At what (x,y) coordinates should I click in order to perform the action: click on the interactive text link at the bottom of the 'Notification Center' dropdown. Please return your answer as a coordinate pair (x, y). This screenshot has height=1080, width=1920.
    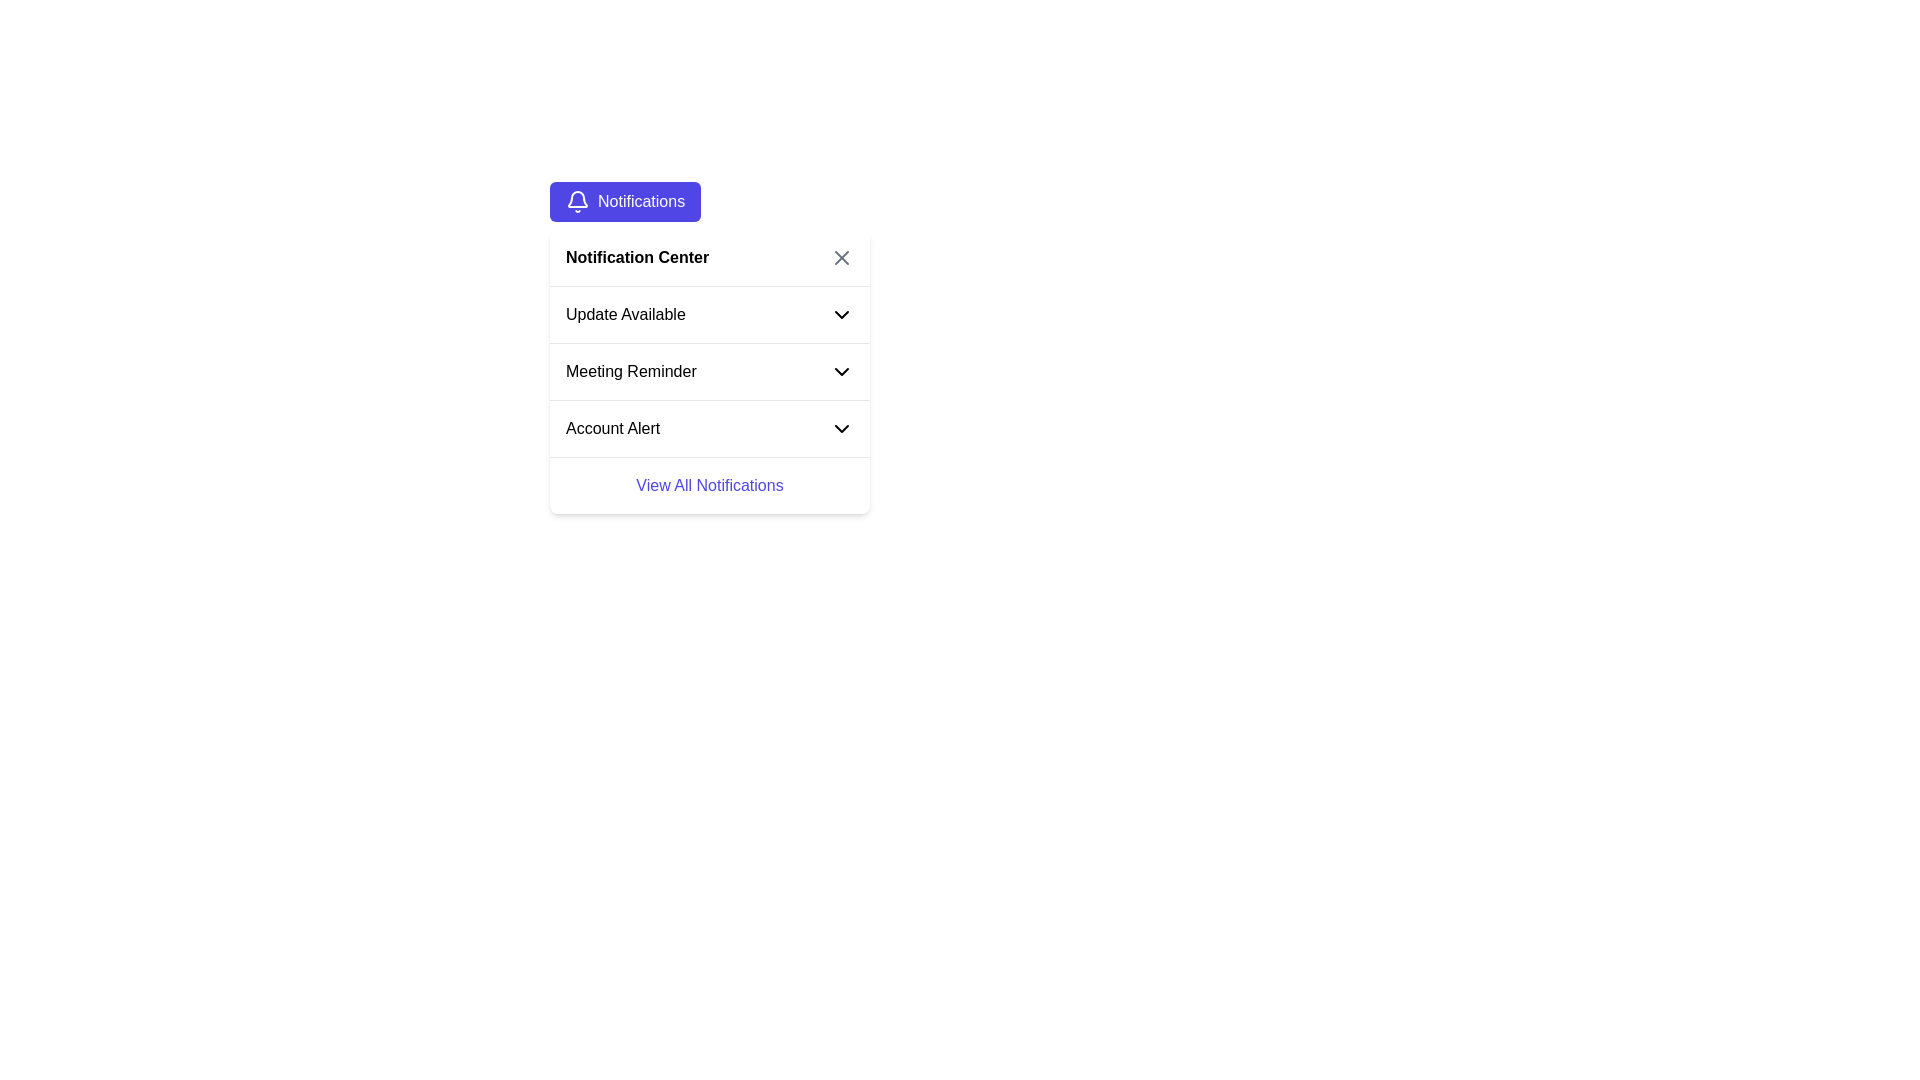
    Looking at the image, I should click on (710, 485).